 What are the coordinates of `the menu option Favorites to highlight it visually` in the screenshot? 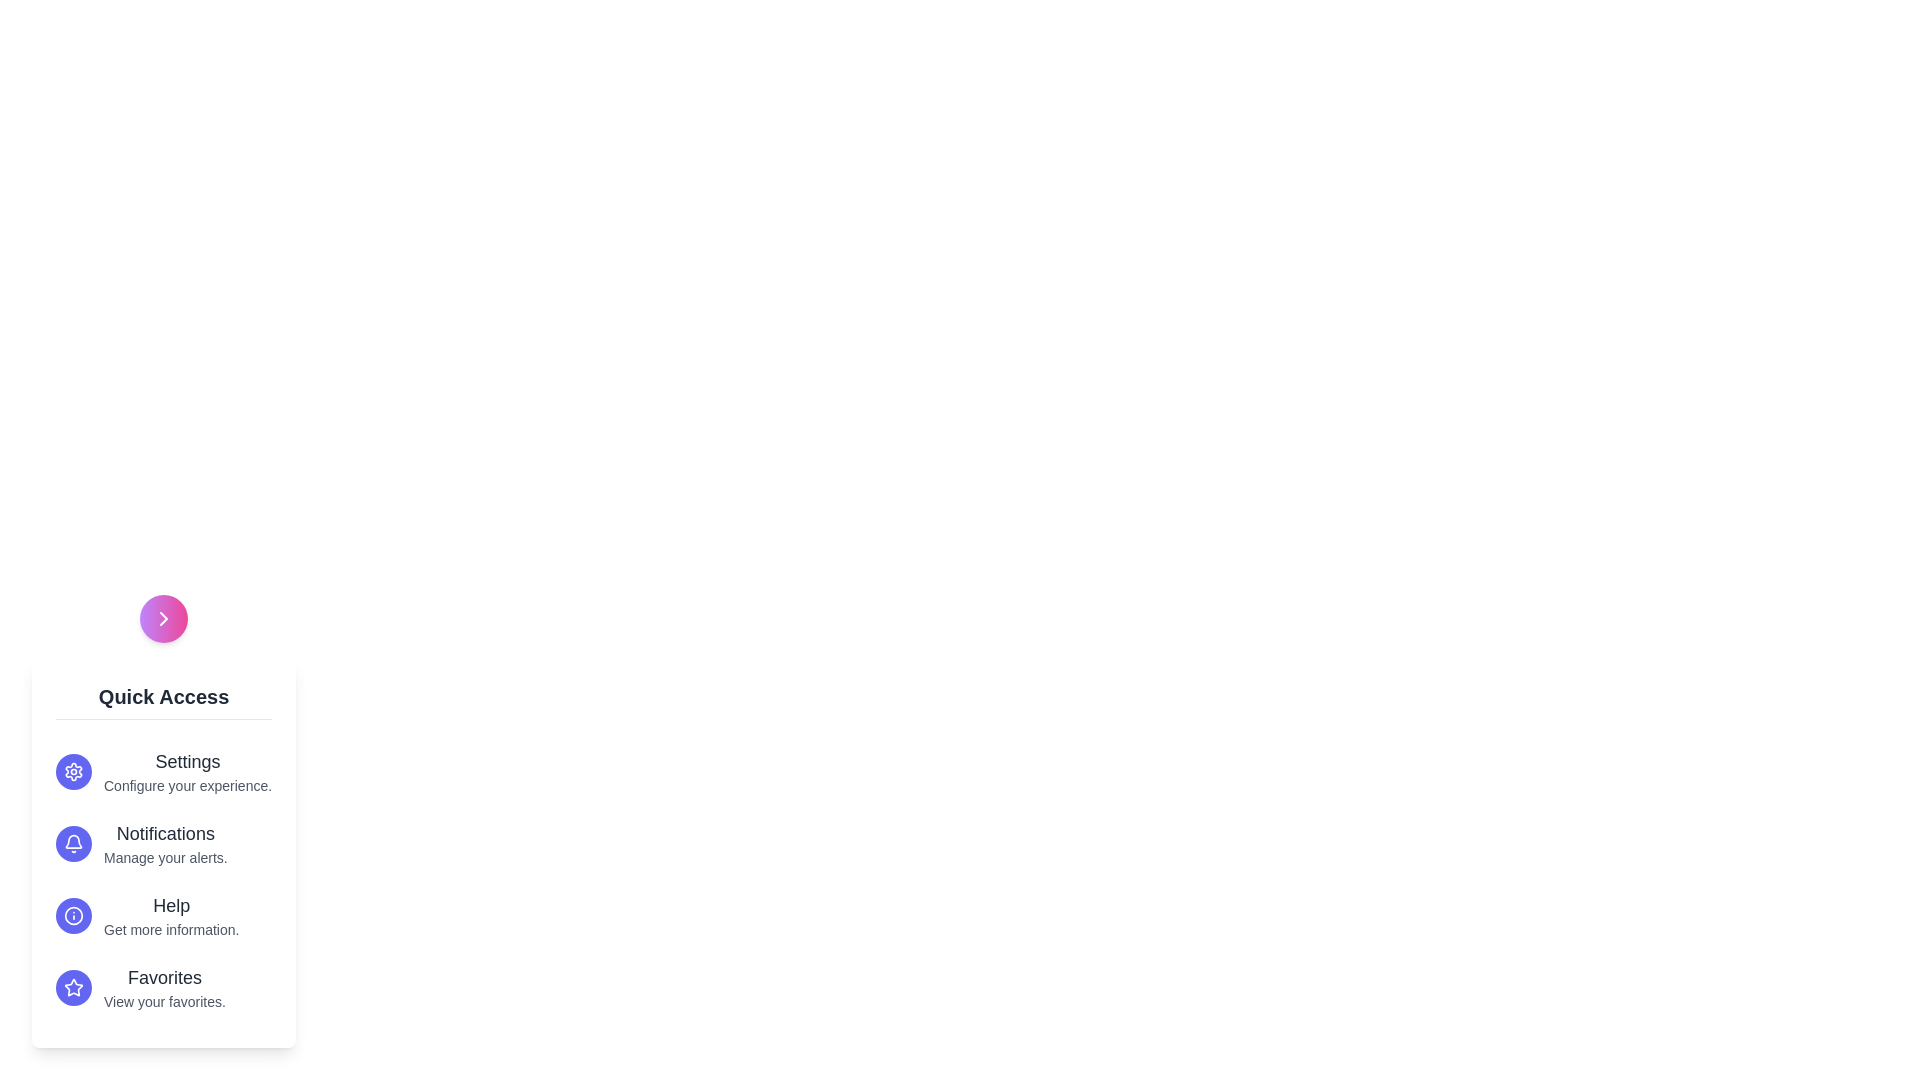 It's located at (163, 986).